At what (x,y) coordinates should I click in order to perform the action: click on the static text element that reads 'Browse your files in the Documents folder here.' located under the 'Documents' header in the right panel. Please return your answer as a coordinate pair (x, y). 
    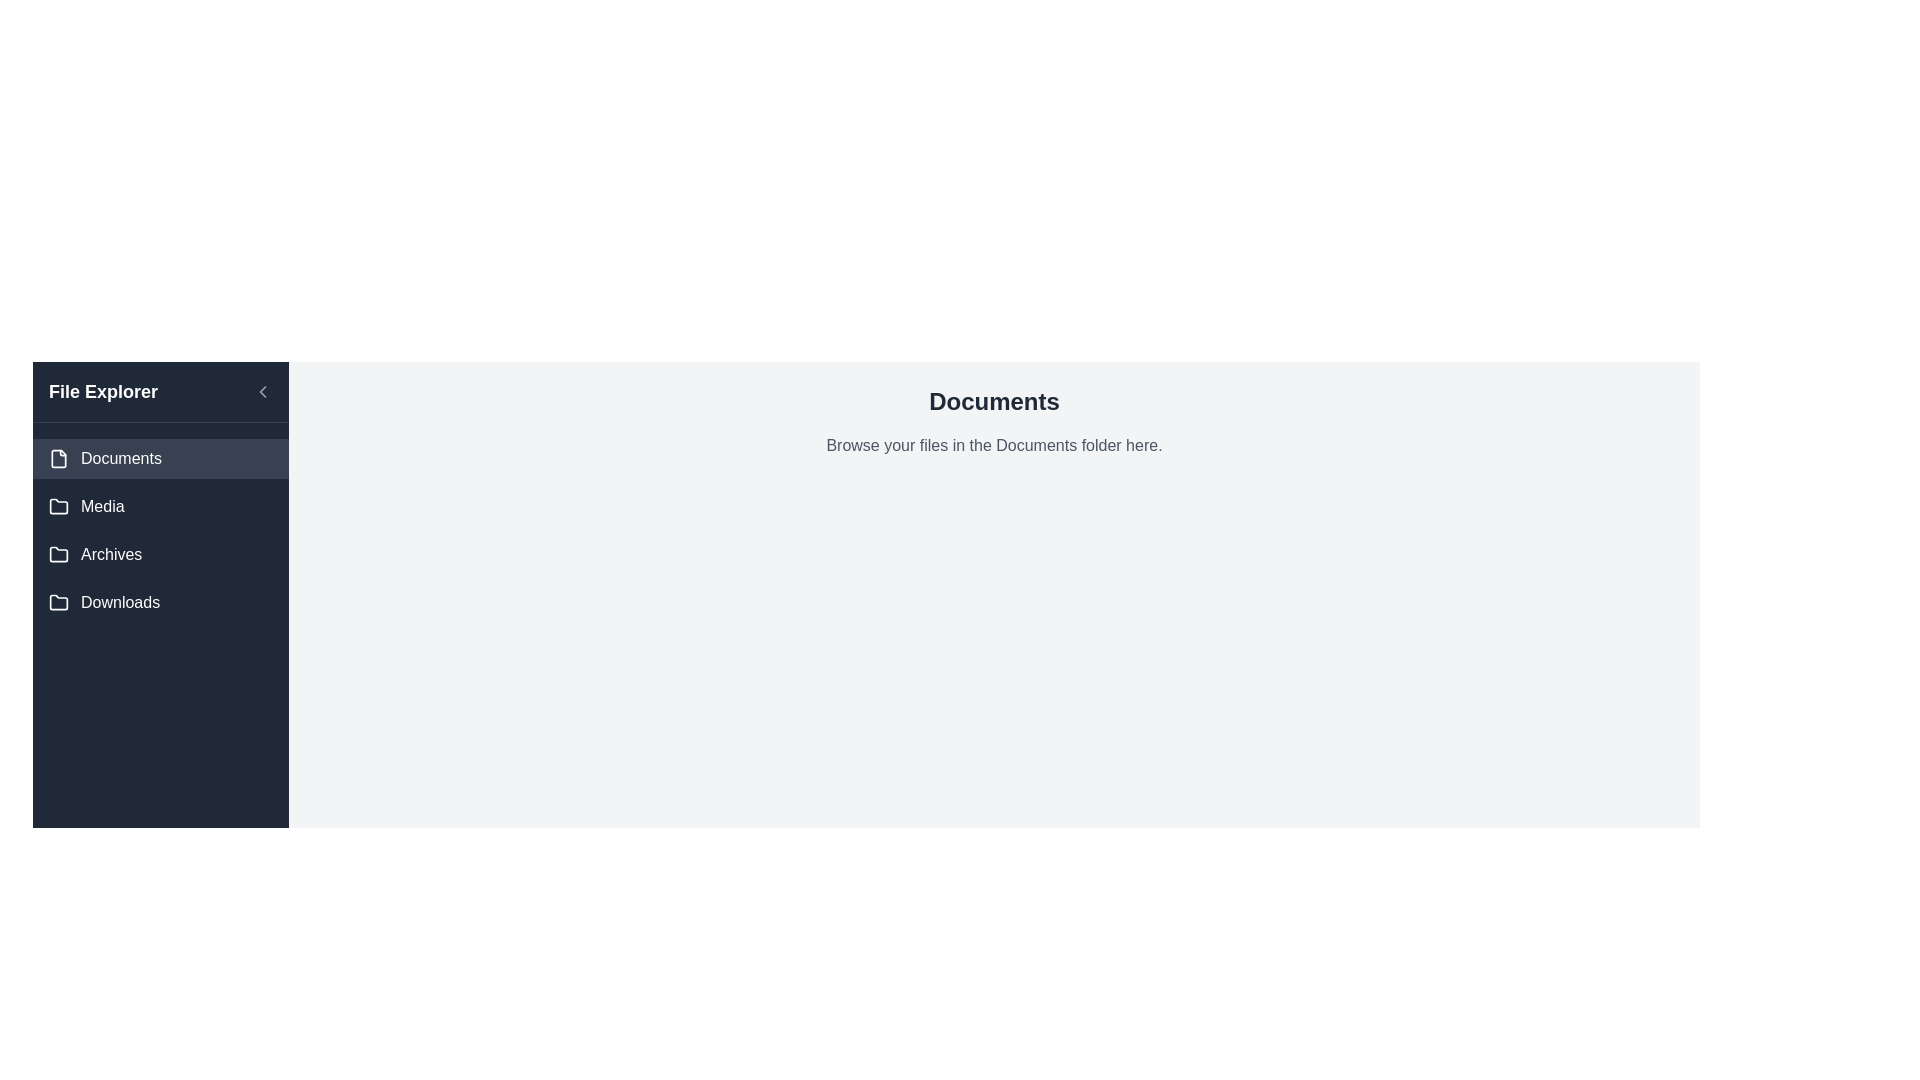
    Looking at the image, I should click on (994, 445).